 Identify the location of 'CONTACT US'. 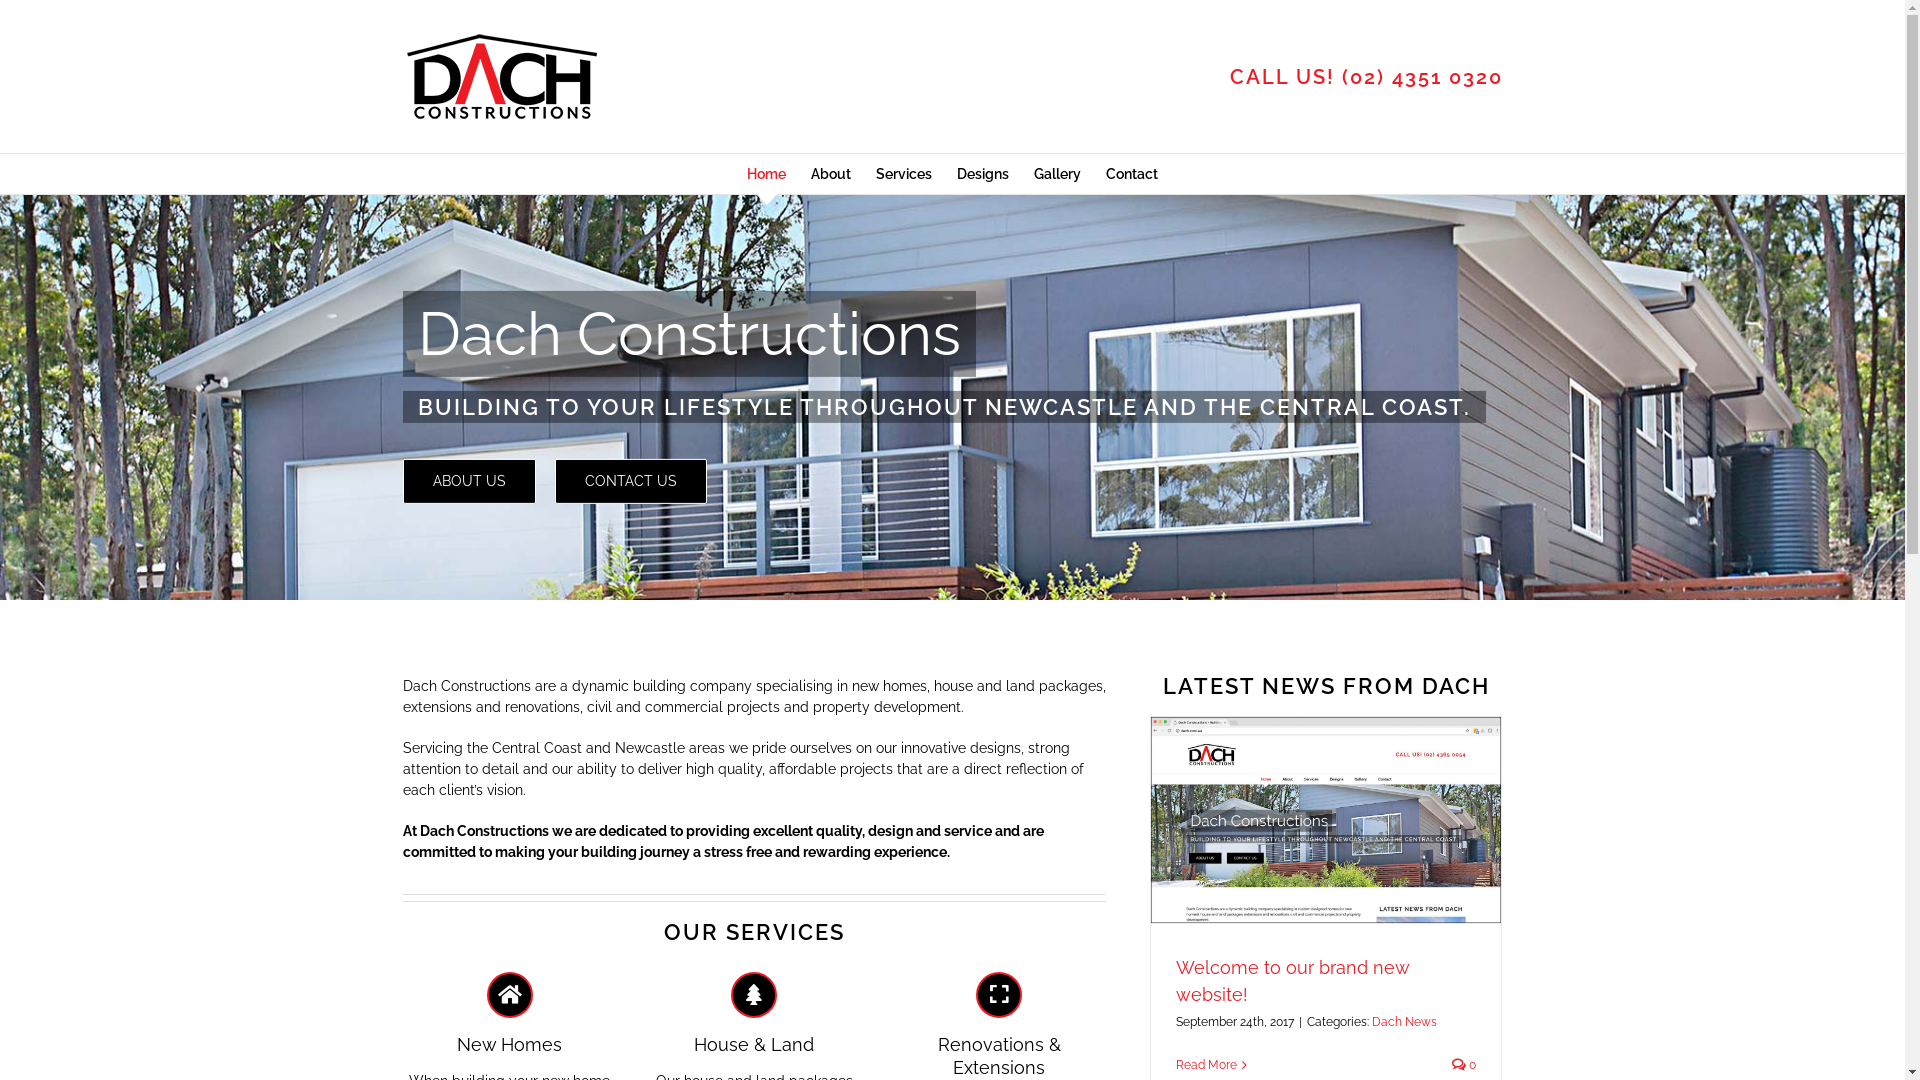
(628, 481).